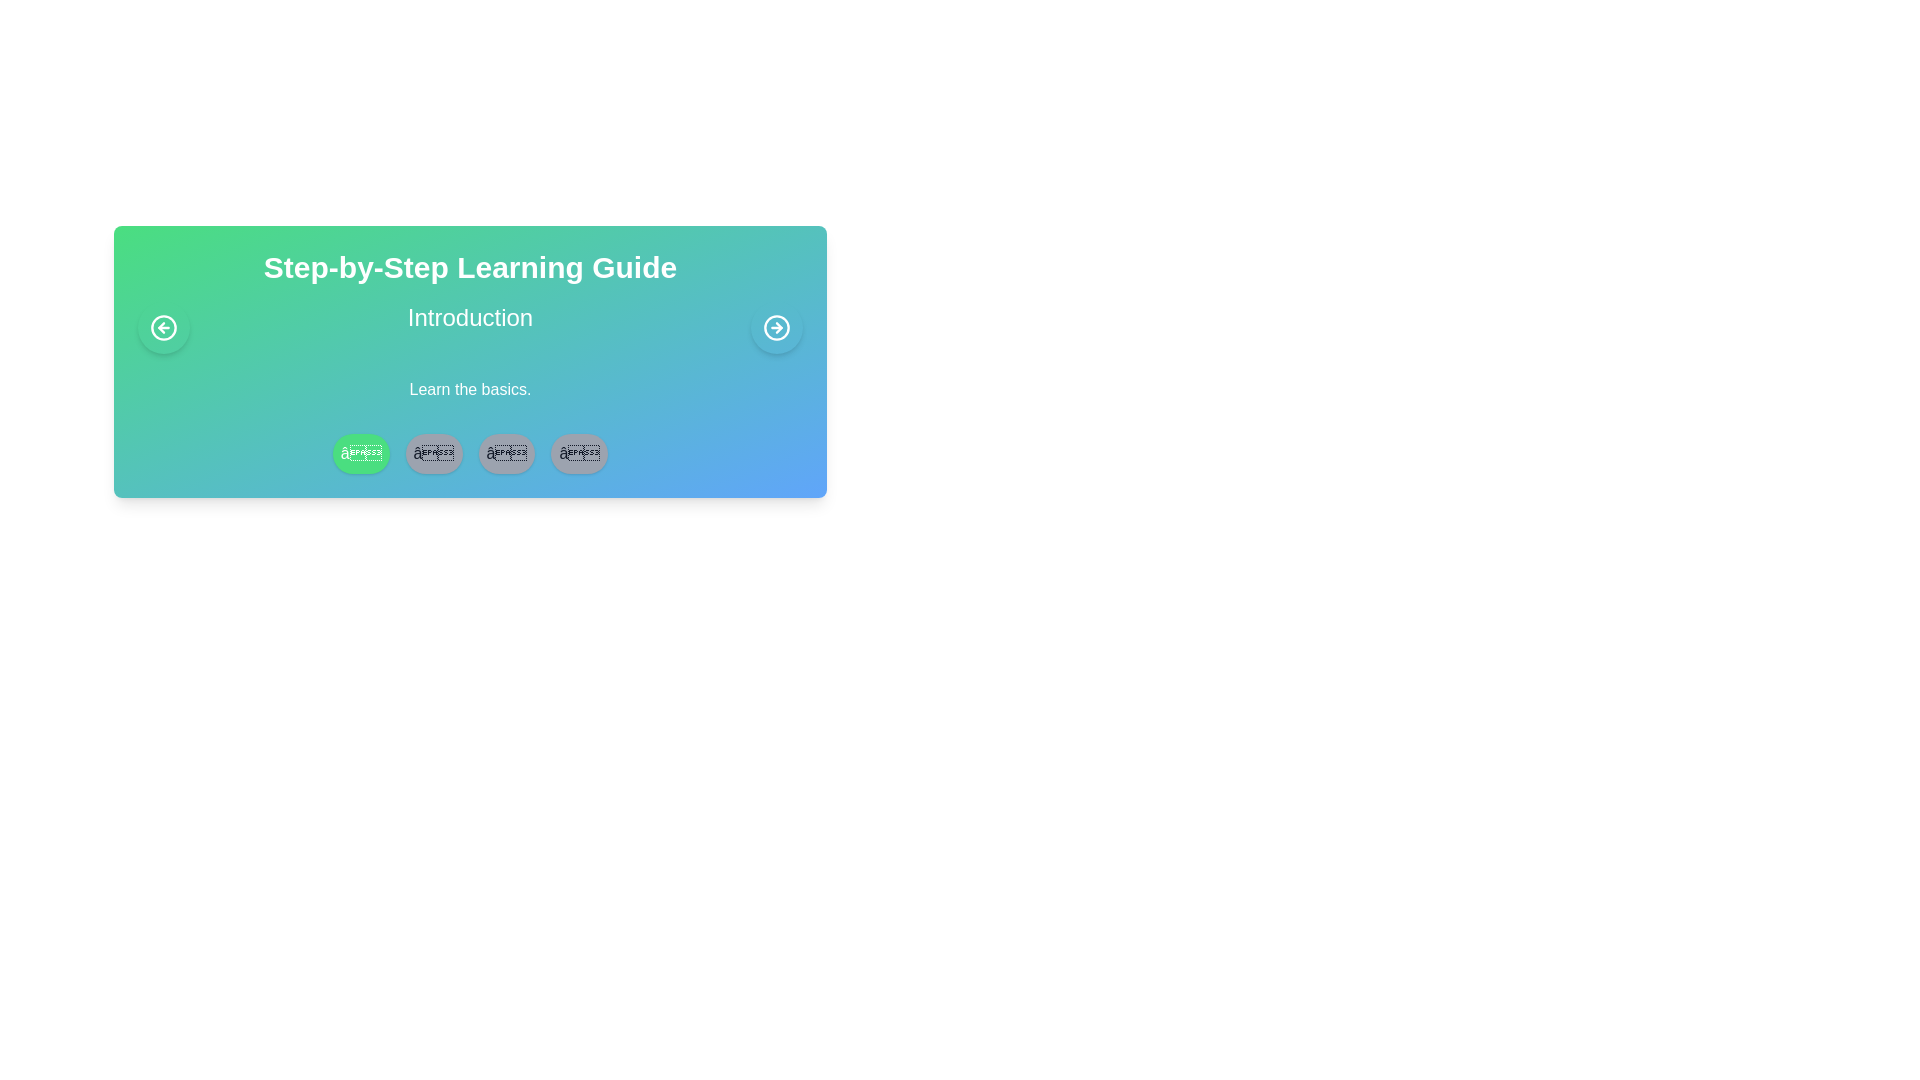 This screenshot has width=1920, height=1080. Describe the element at coordinates (578, 454) in the screenshot. I see `the circular button displaying '●' in dark gray color with a gray background` at that location.